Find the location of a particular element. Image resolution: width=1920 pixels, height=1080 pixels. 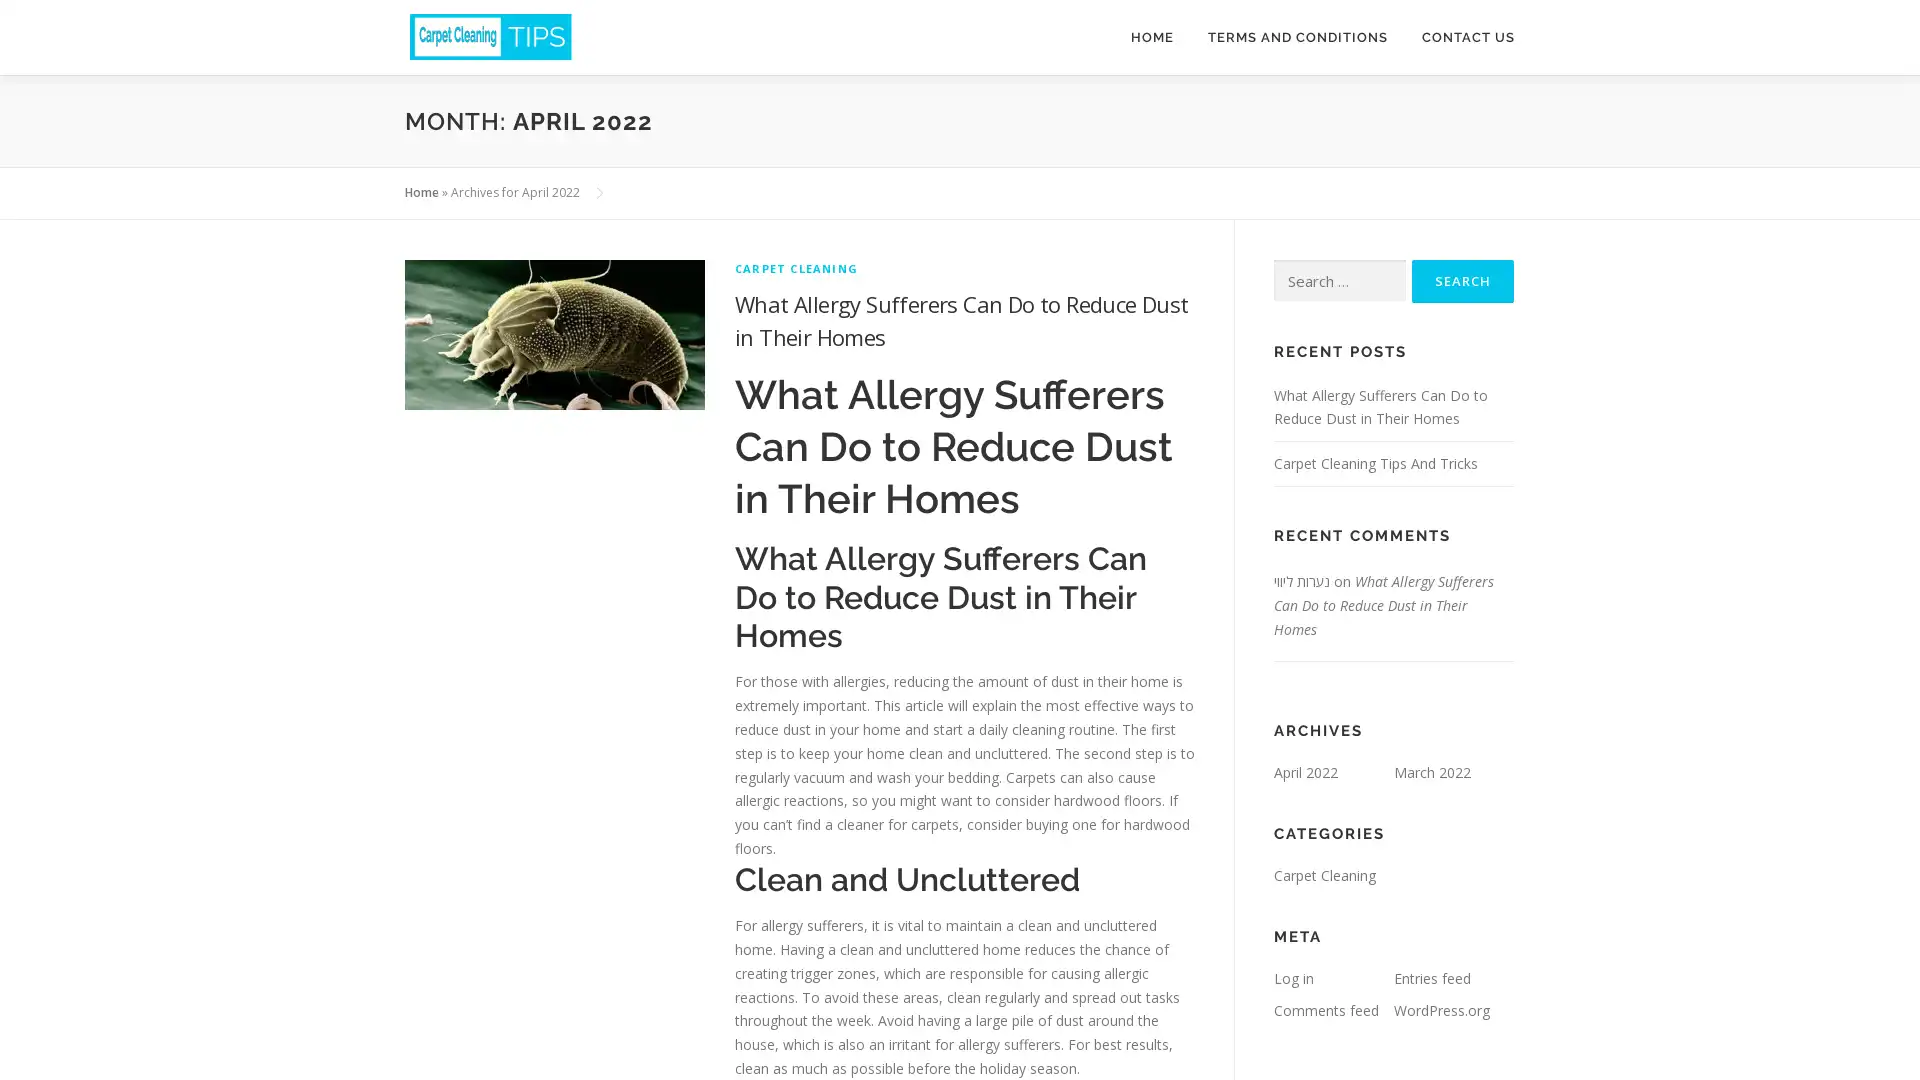

Search is located at coordinates (1463, 280).